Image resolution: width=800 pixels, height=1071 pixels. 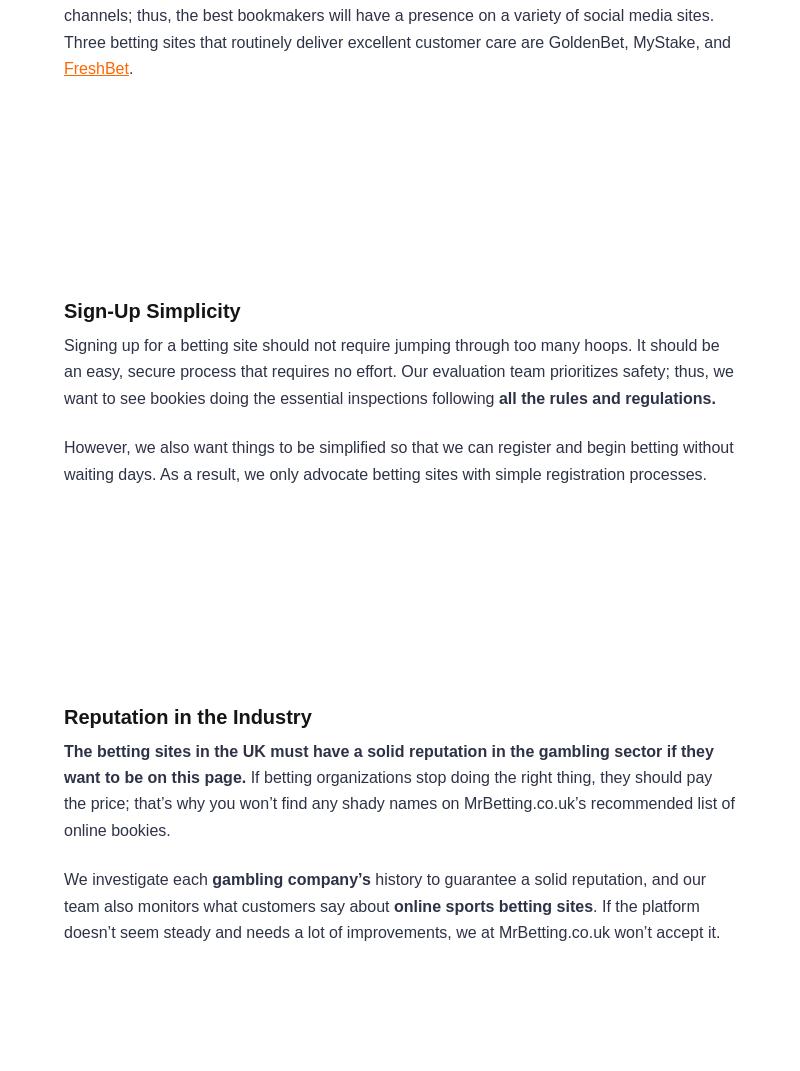 I want to click on 'online sports betting sites', so click(x=492, y=905).